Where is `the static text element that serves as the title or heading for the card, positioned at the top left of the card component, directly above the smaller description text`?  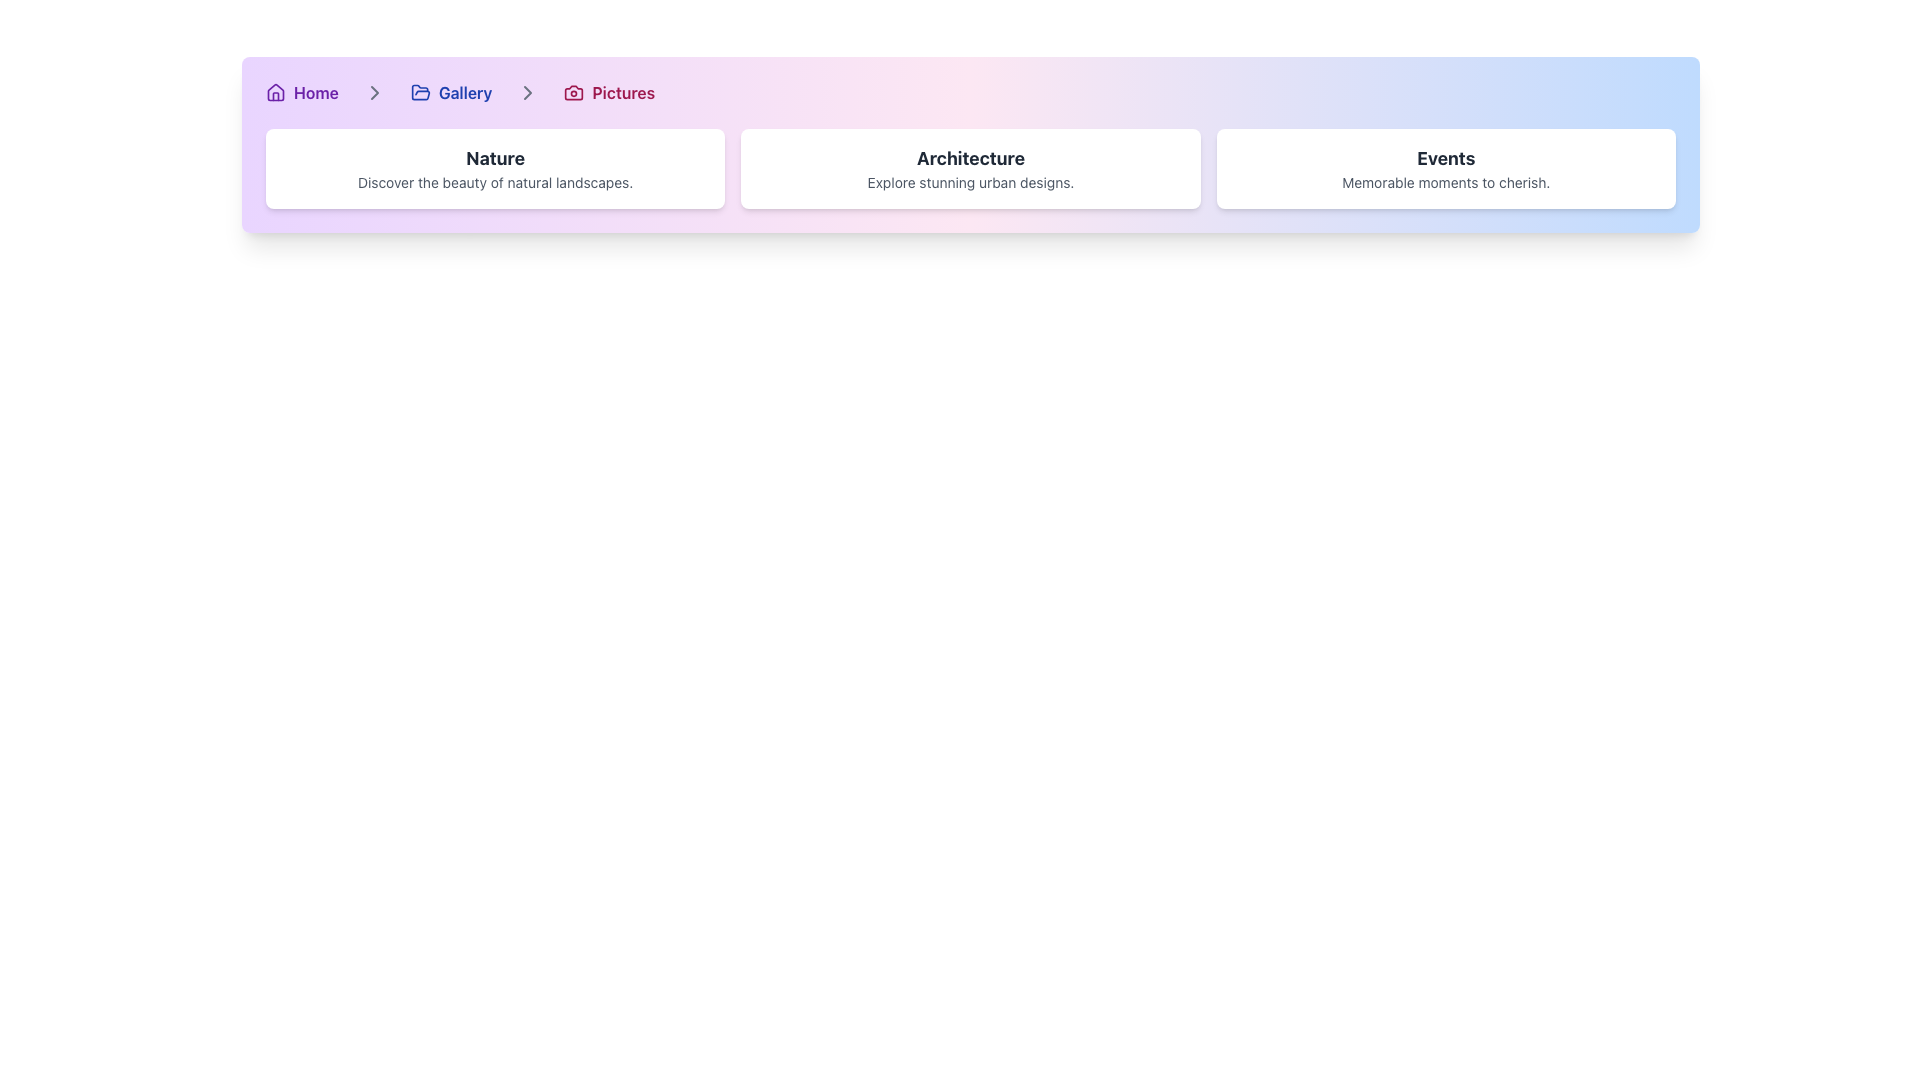 the static text element that serves as the title or heading for the card, positioned at the top left of the card component, directly above the smaller description text is located at coordinates (495, 157).